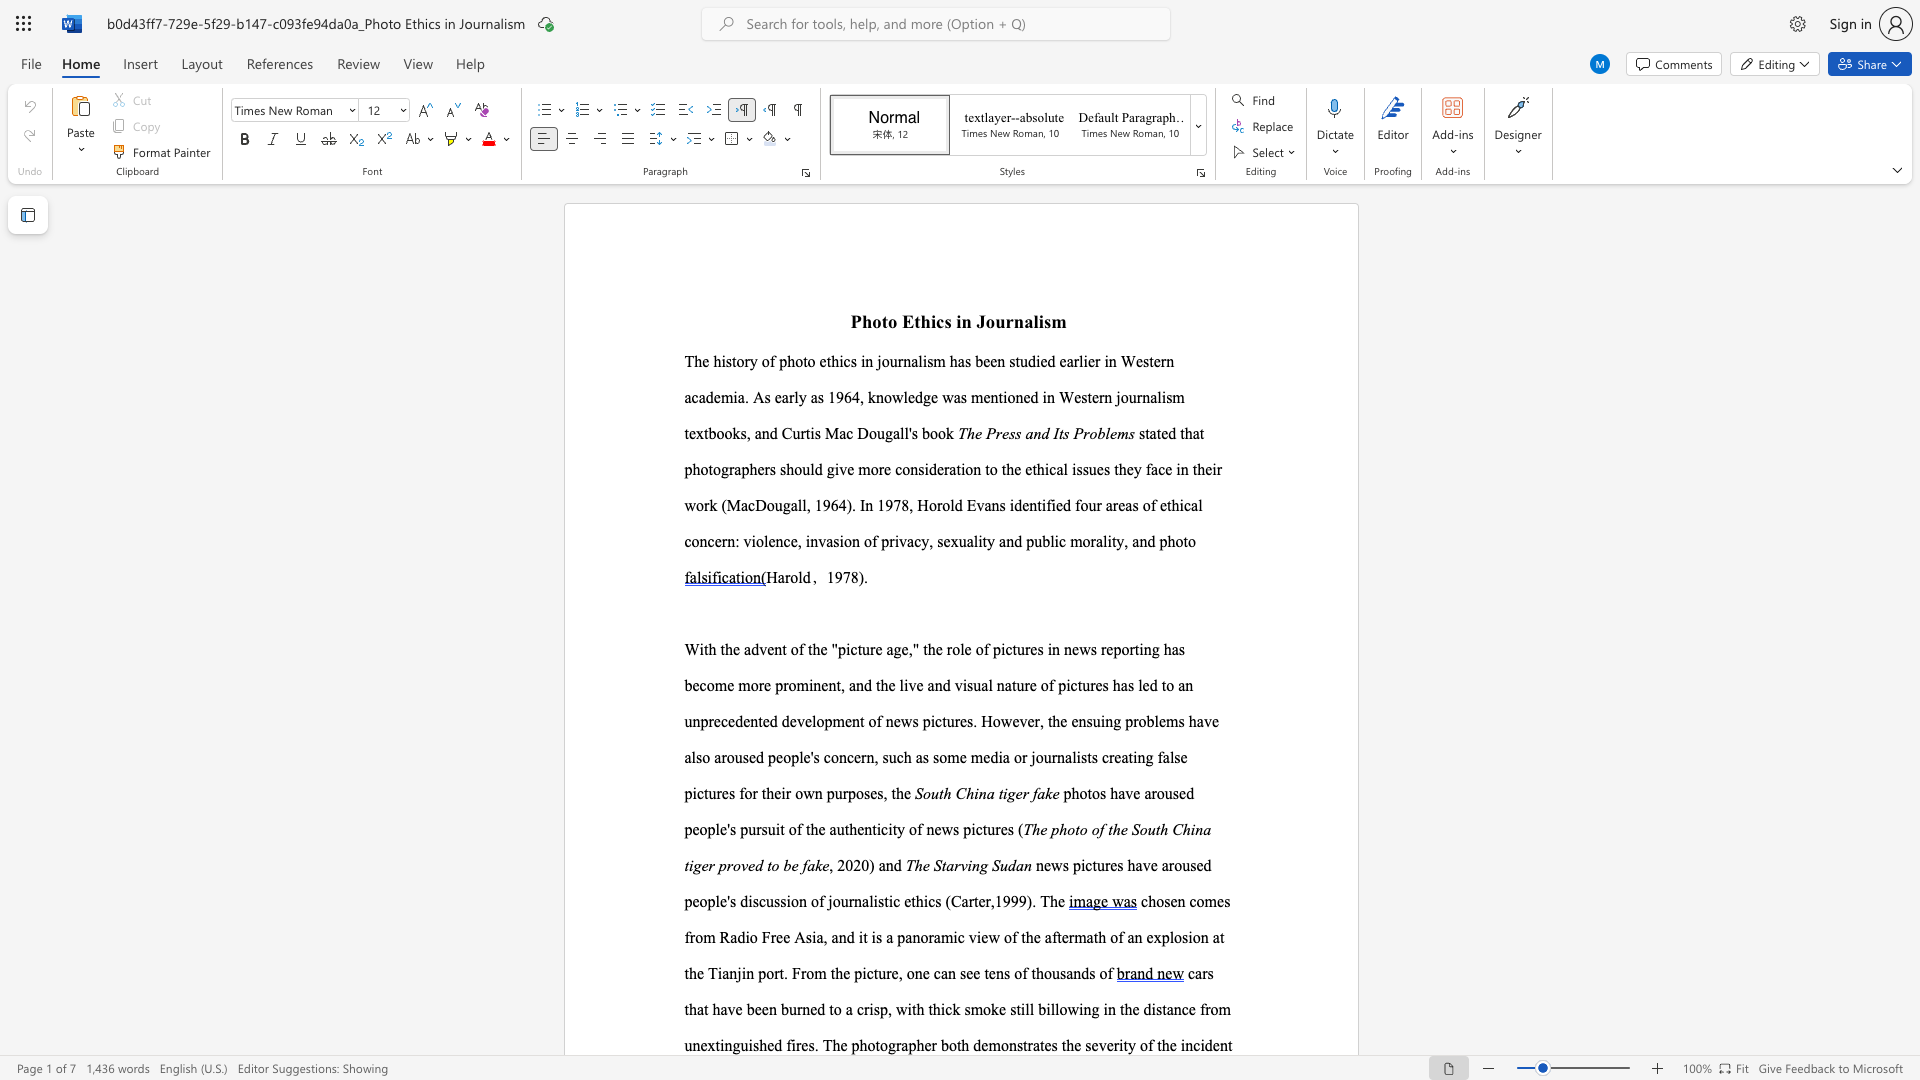  Describe the element at coordinates (1138, 937) in the screenshot. I see `the 3th character "n" in the text` at that location.